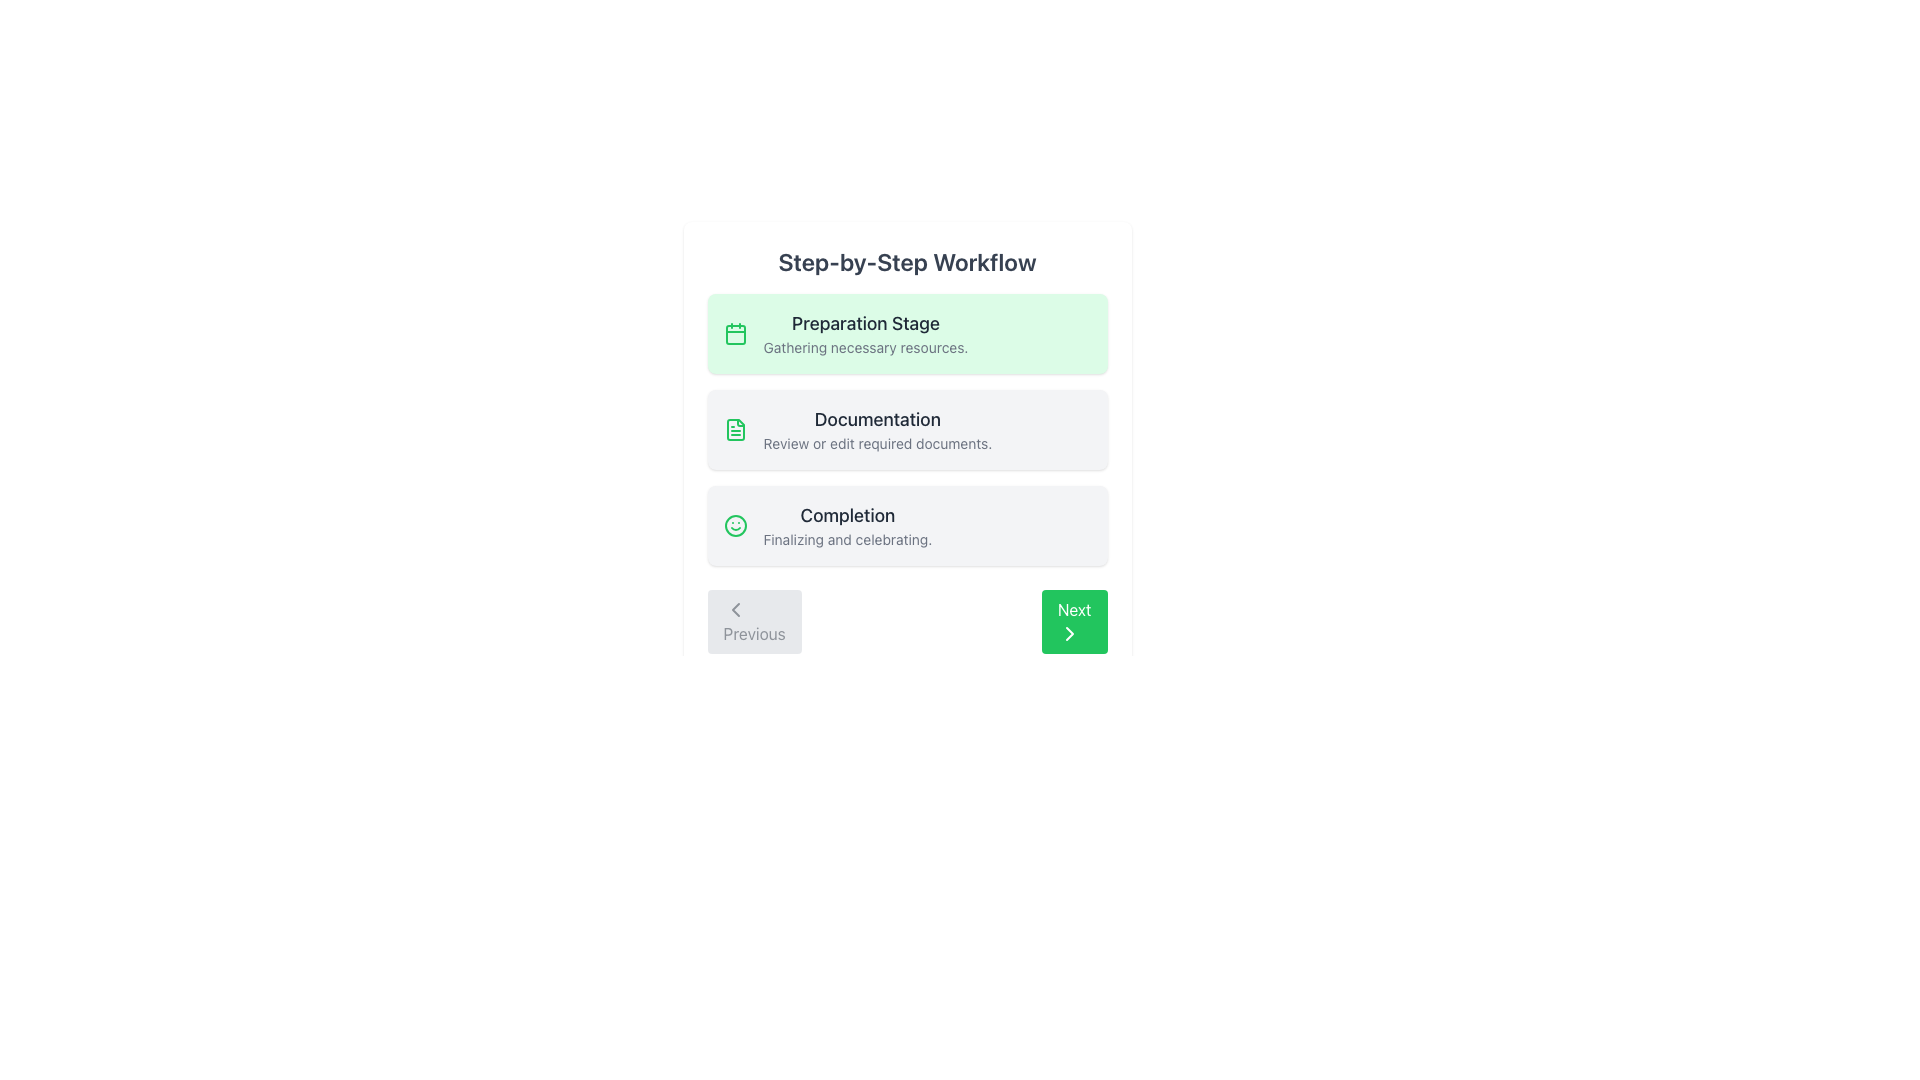  Describe the element at coordinates (734, 524) in the screenshot. I see `the bright green circular icon with a smiling face located at the top-left corner of the 'Completion' step section in the workflow interface` at that location.